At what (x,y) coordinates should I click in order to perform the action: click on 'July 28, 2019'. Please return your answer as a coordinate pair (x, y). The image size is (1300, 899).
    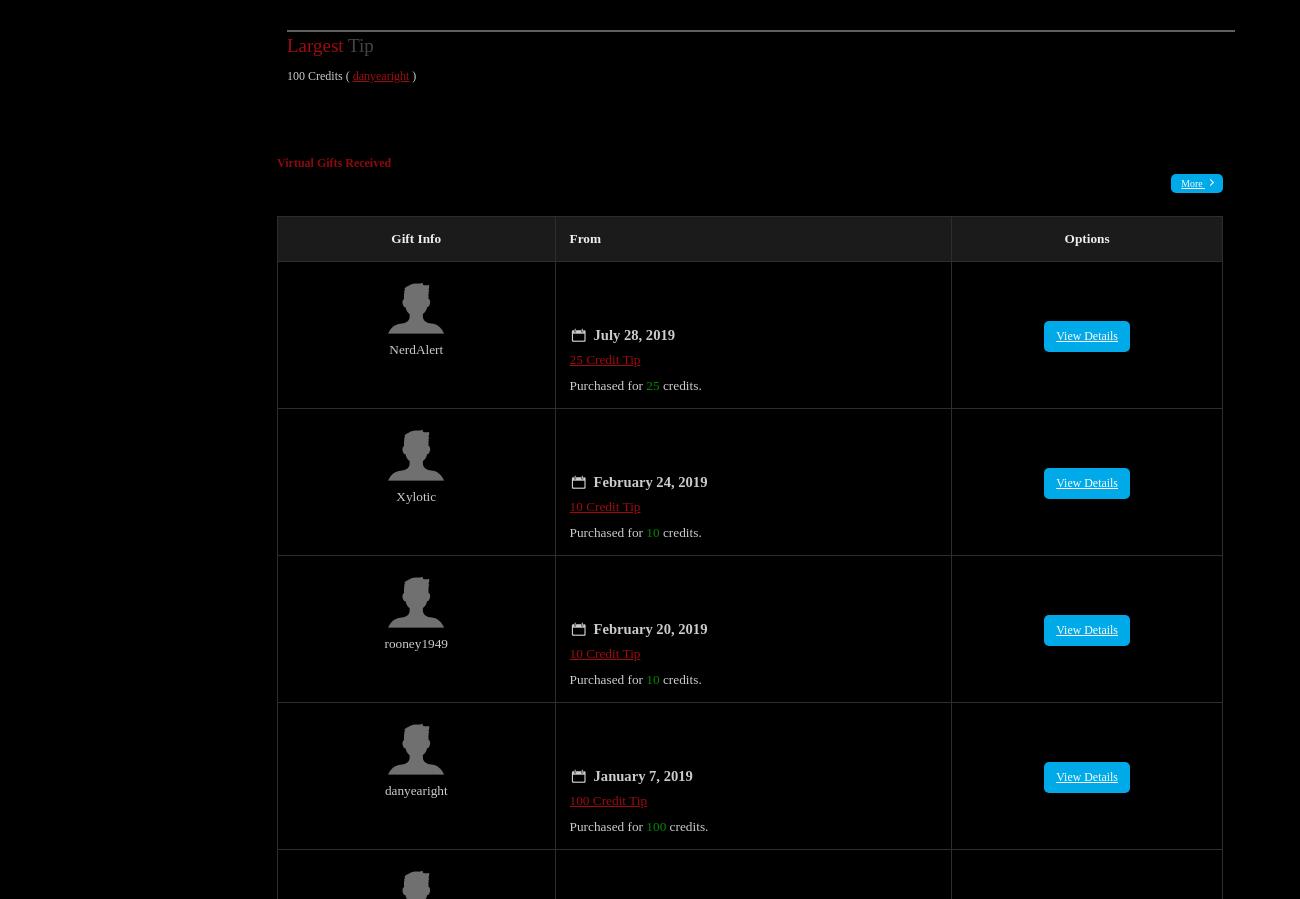
    Looking at the image, I should click on (634, 312).